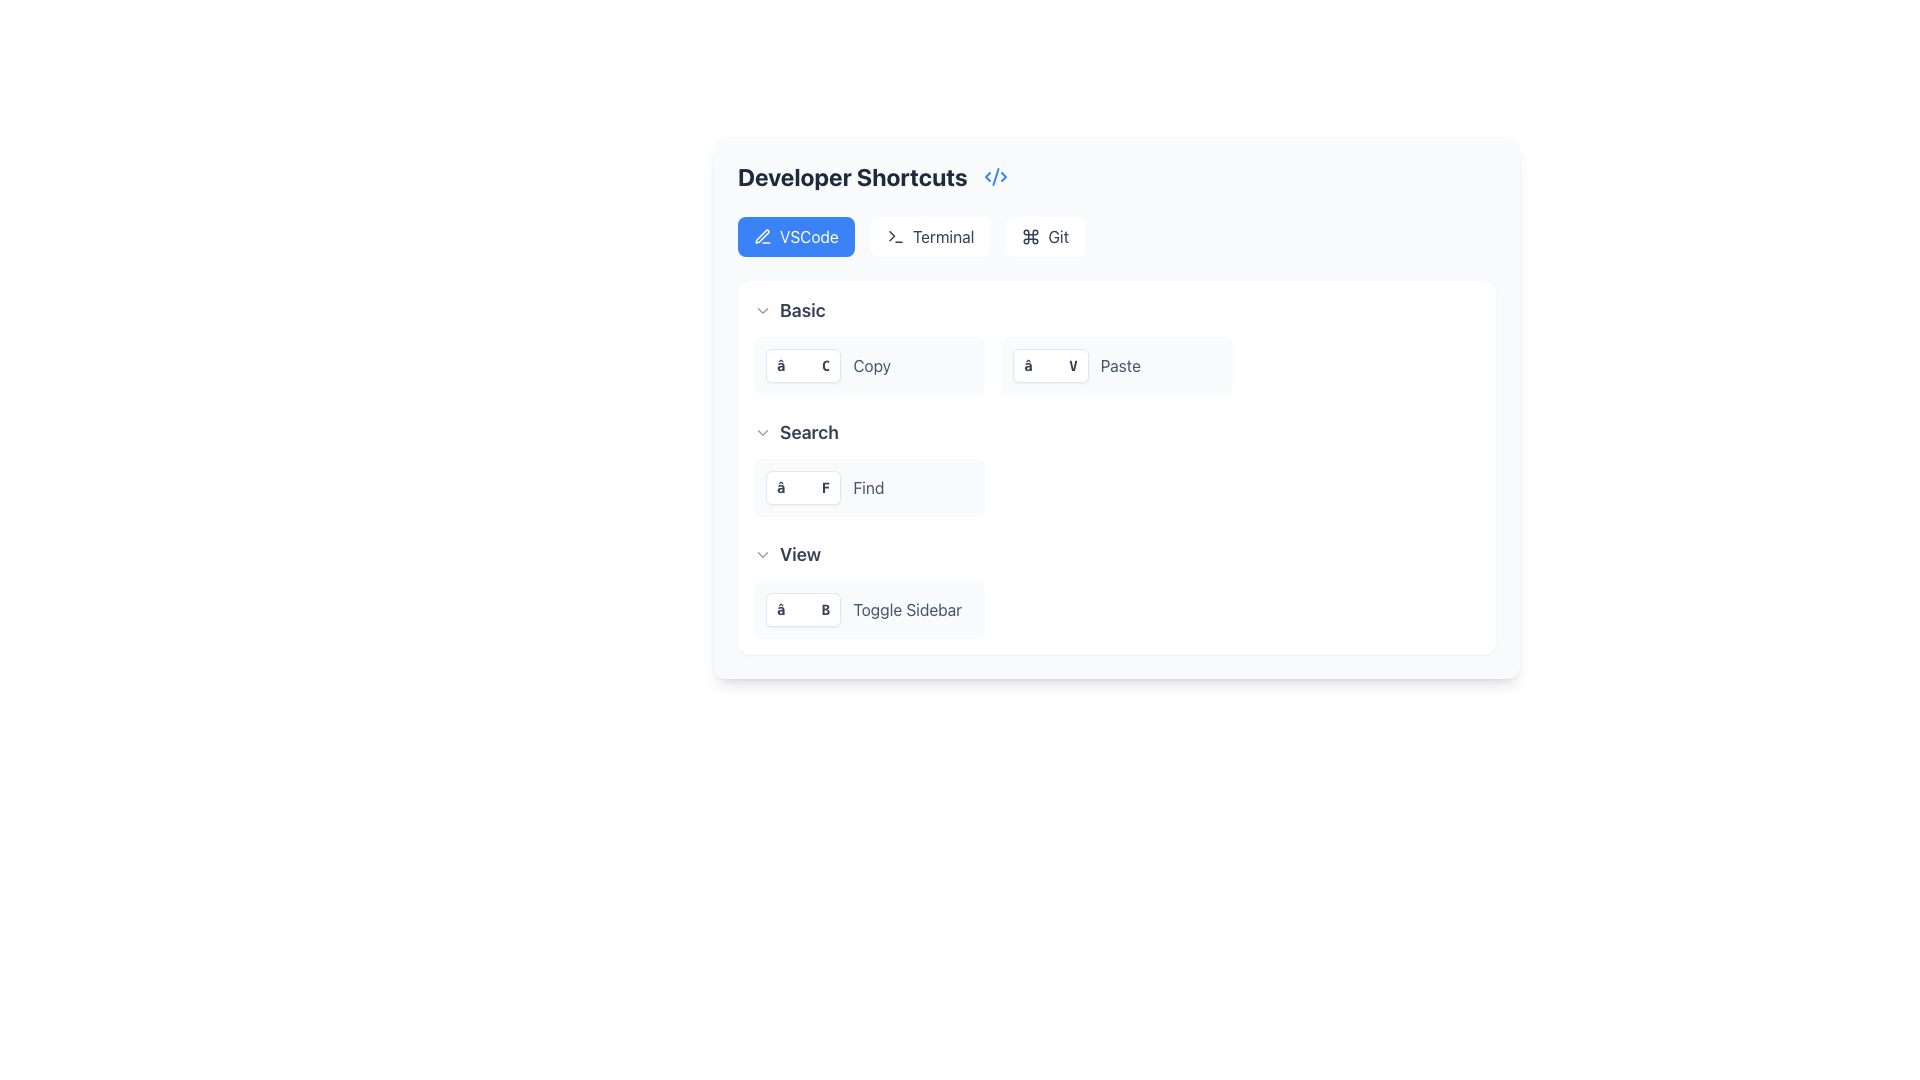 This screenshot has height=1080, width=1920. Describe the element at coordinates (762, 235) in the screenshot. I see `the 'VSCode' button icon located` at that location.